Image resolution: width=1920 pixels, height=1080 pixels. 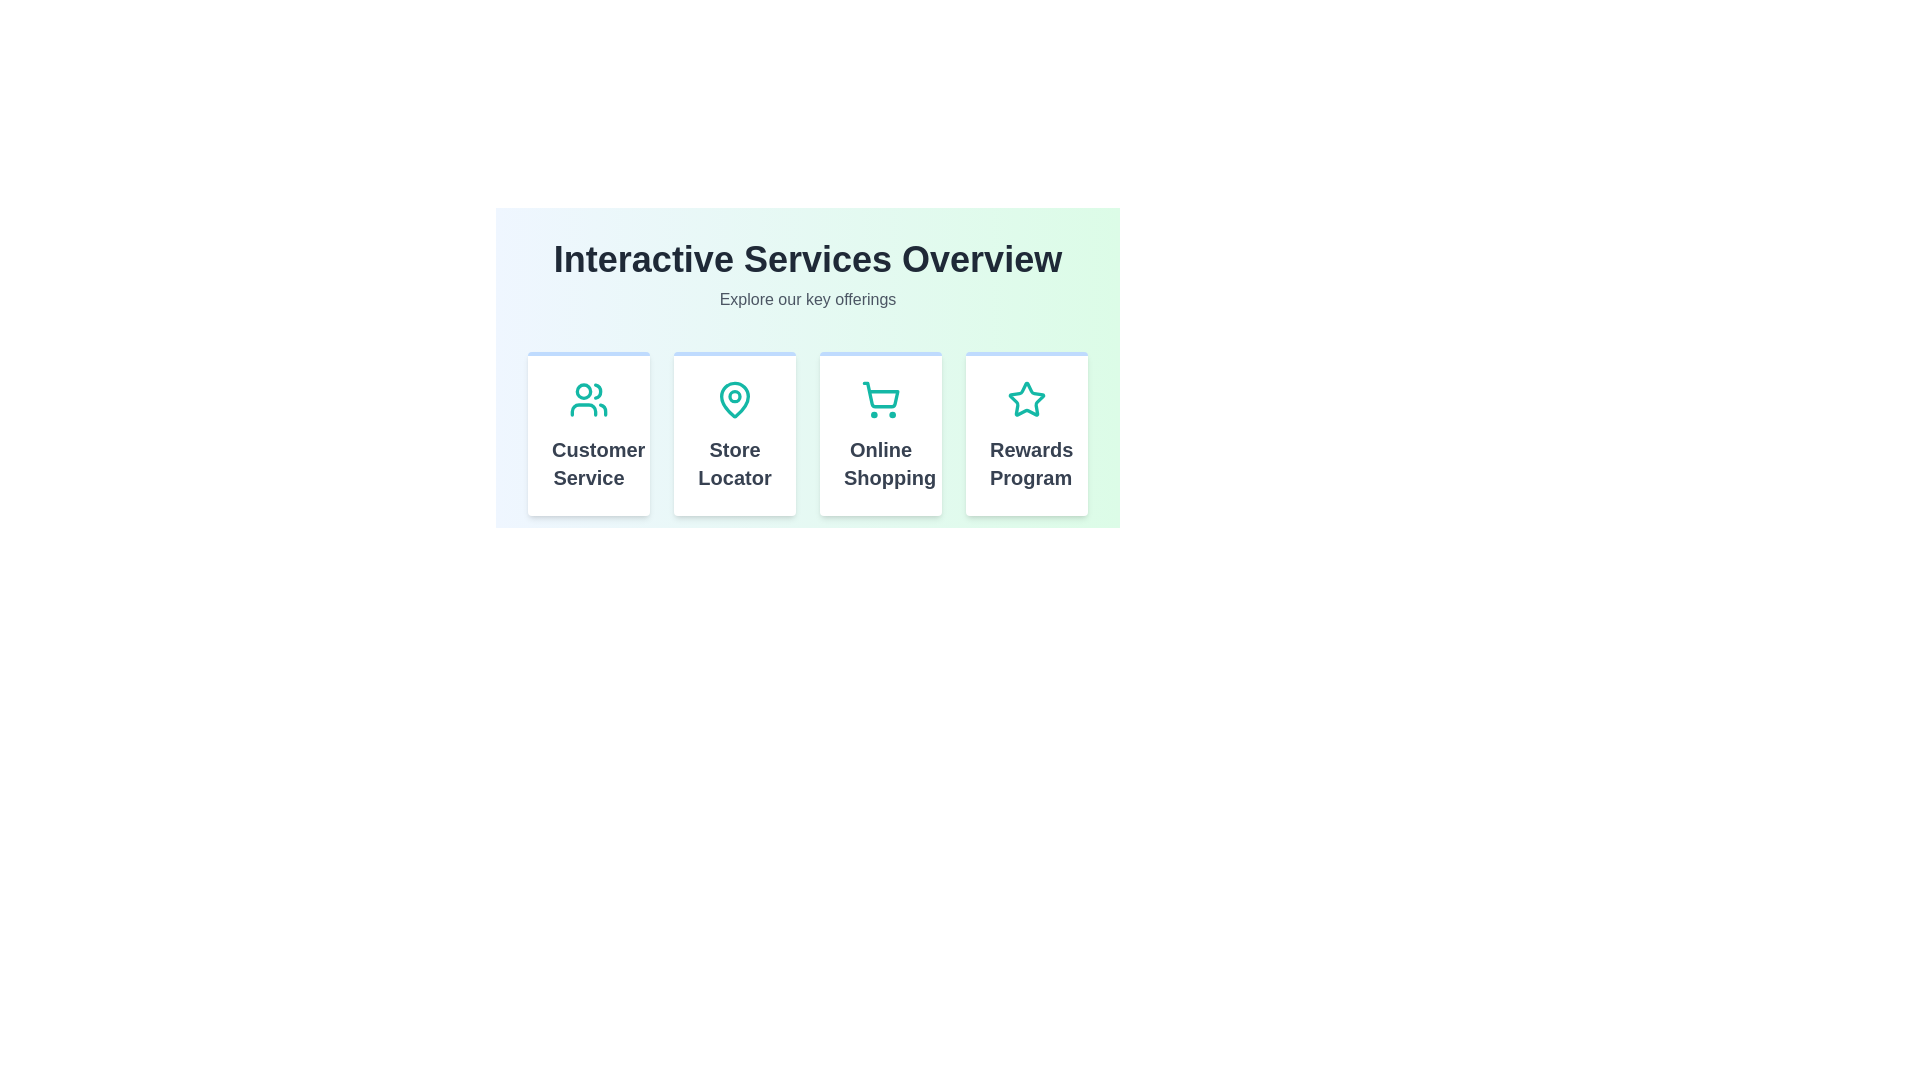 What do you see at coordinates (1027, 399) in the screenshot?
I see `the star icon located at the center of the rightmost card under the 'Interactive Services Overview' title` at bounding box center [1027, 399].